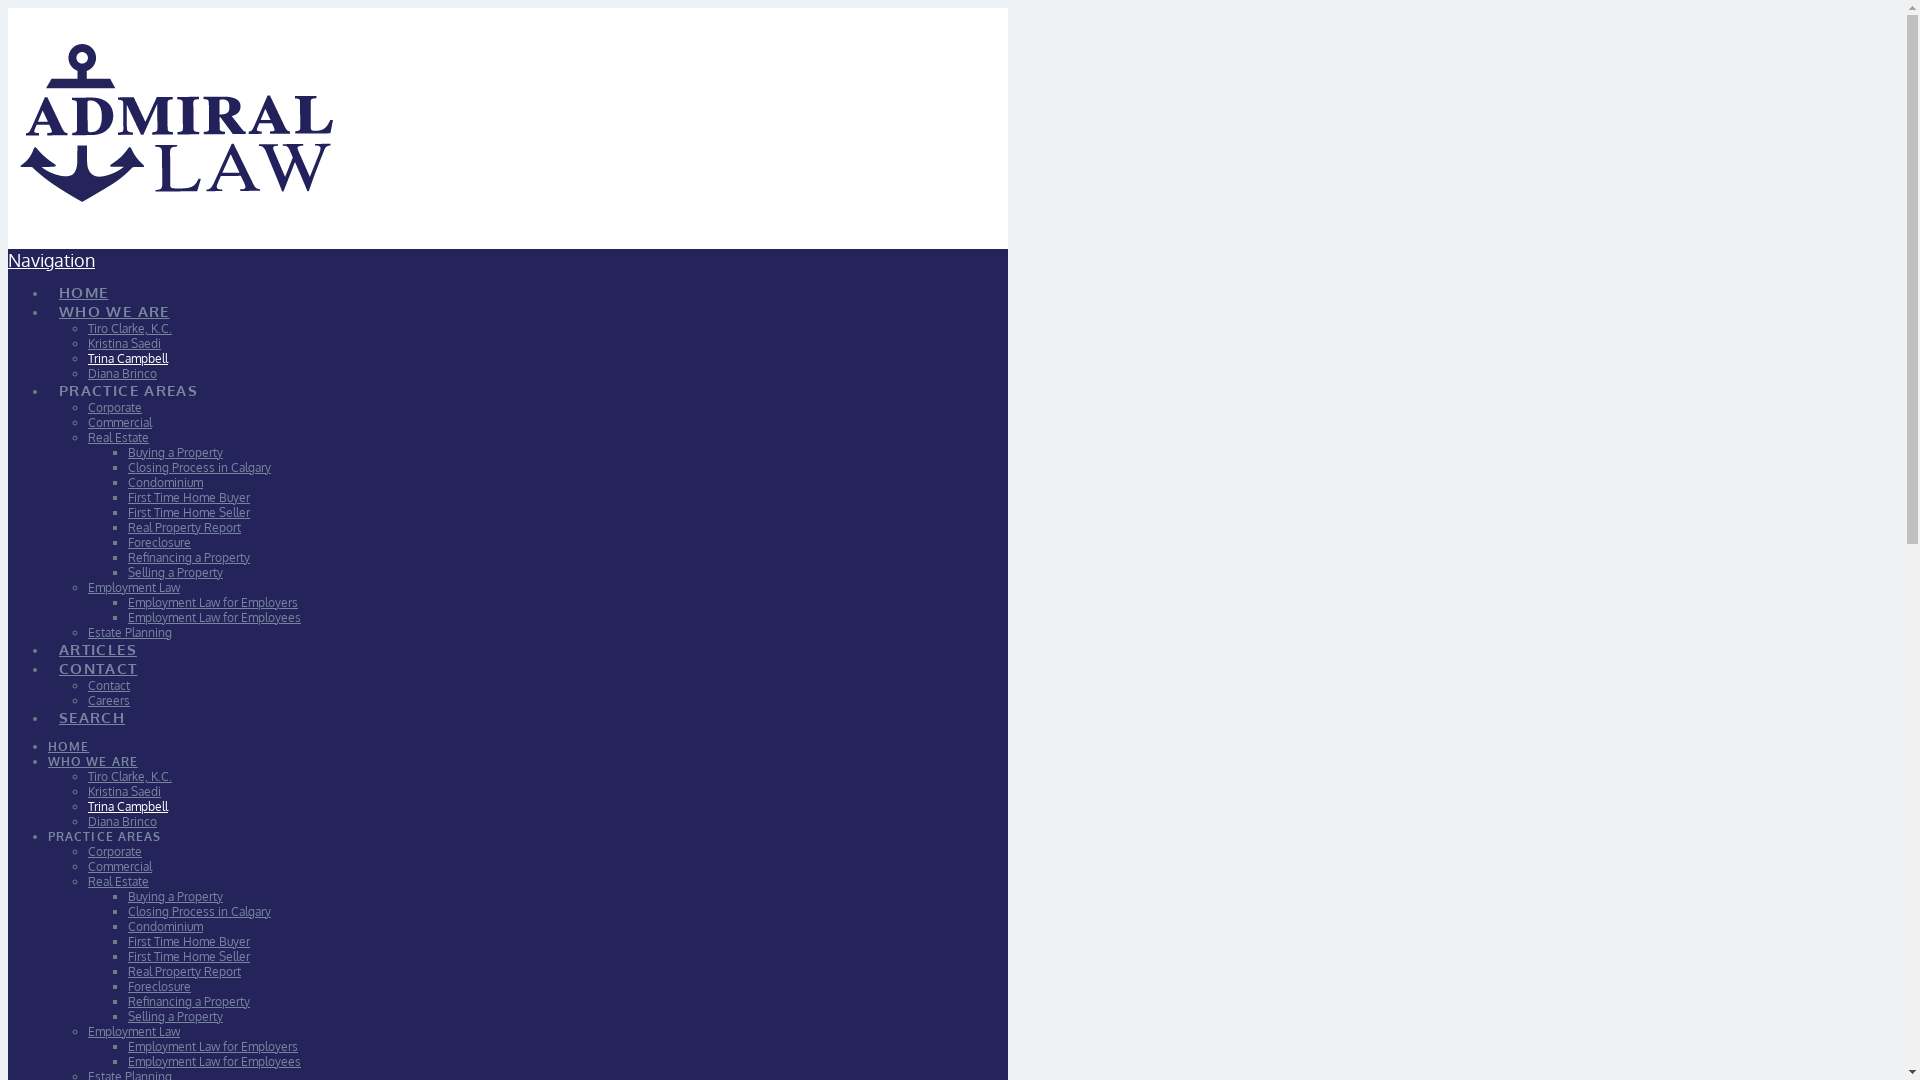 Image resolution: width=1920 pixels, height=1080 pixels. What do you see at coordinates (108, 699) in the screenshot?
I see `'Careers'` at bounding box center [108, 699].